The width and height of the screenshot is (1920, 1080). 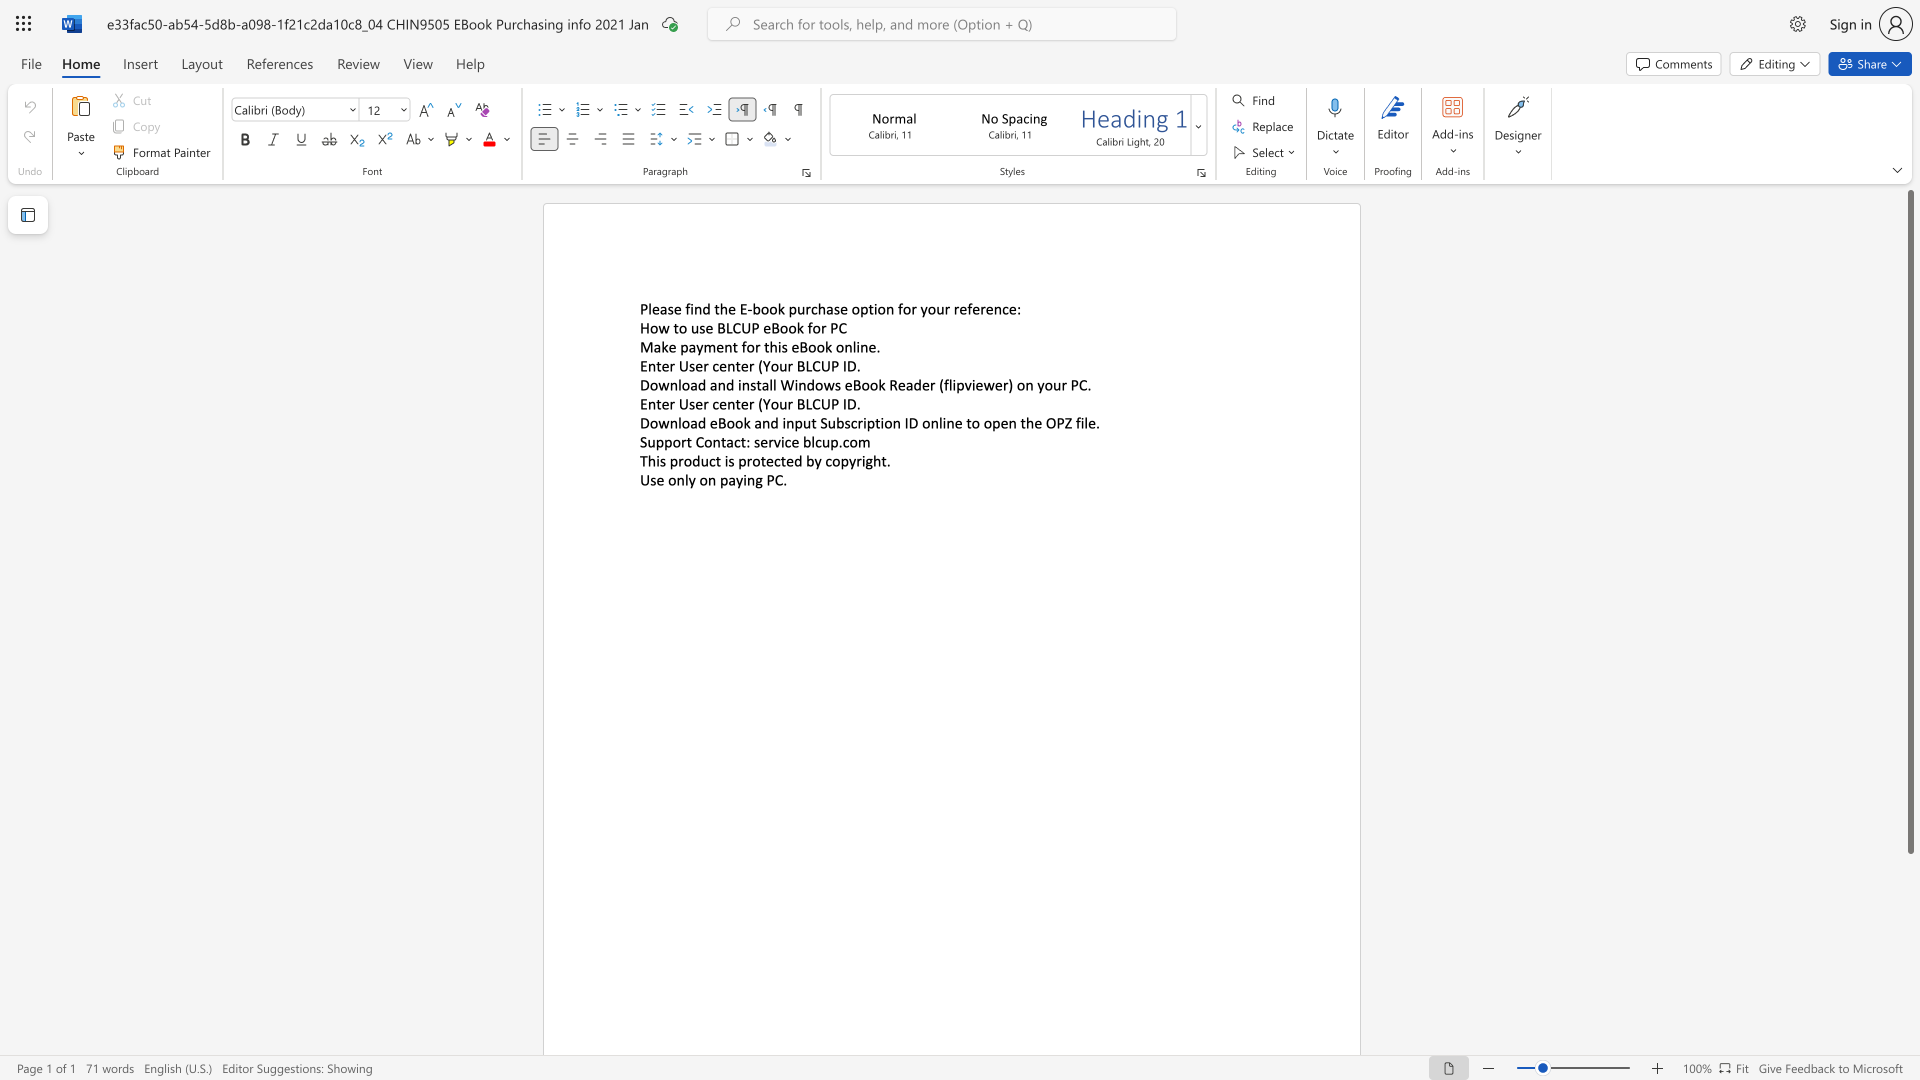 What do you see at coordinates (1909, 999) in the screenshot?
I see `the scrollbar to scroll downward` at bounding box center [1909, 999].